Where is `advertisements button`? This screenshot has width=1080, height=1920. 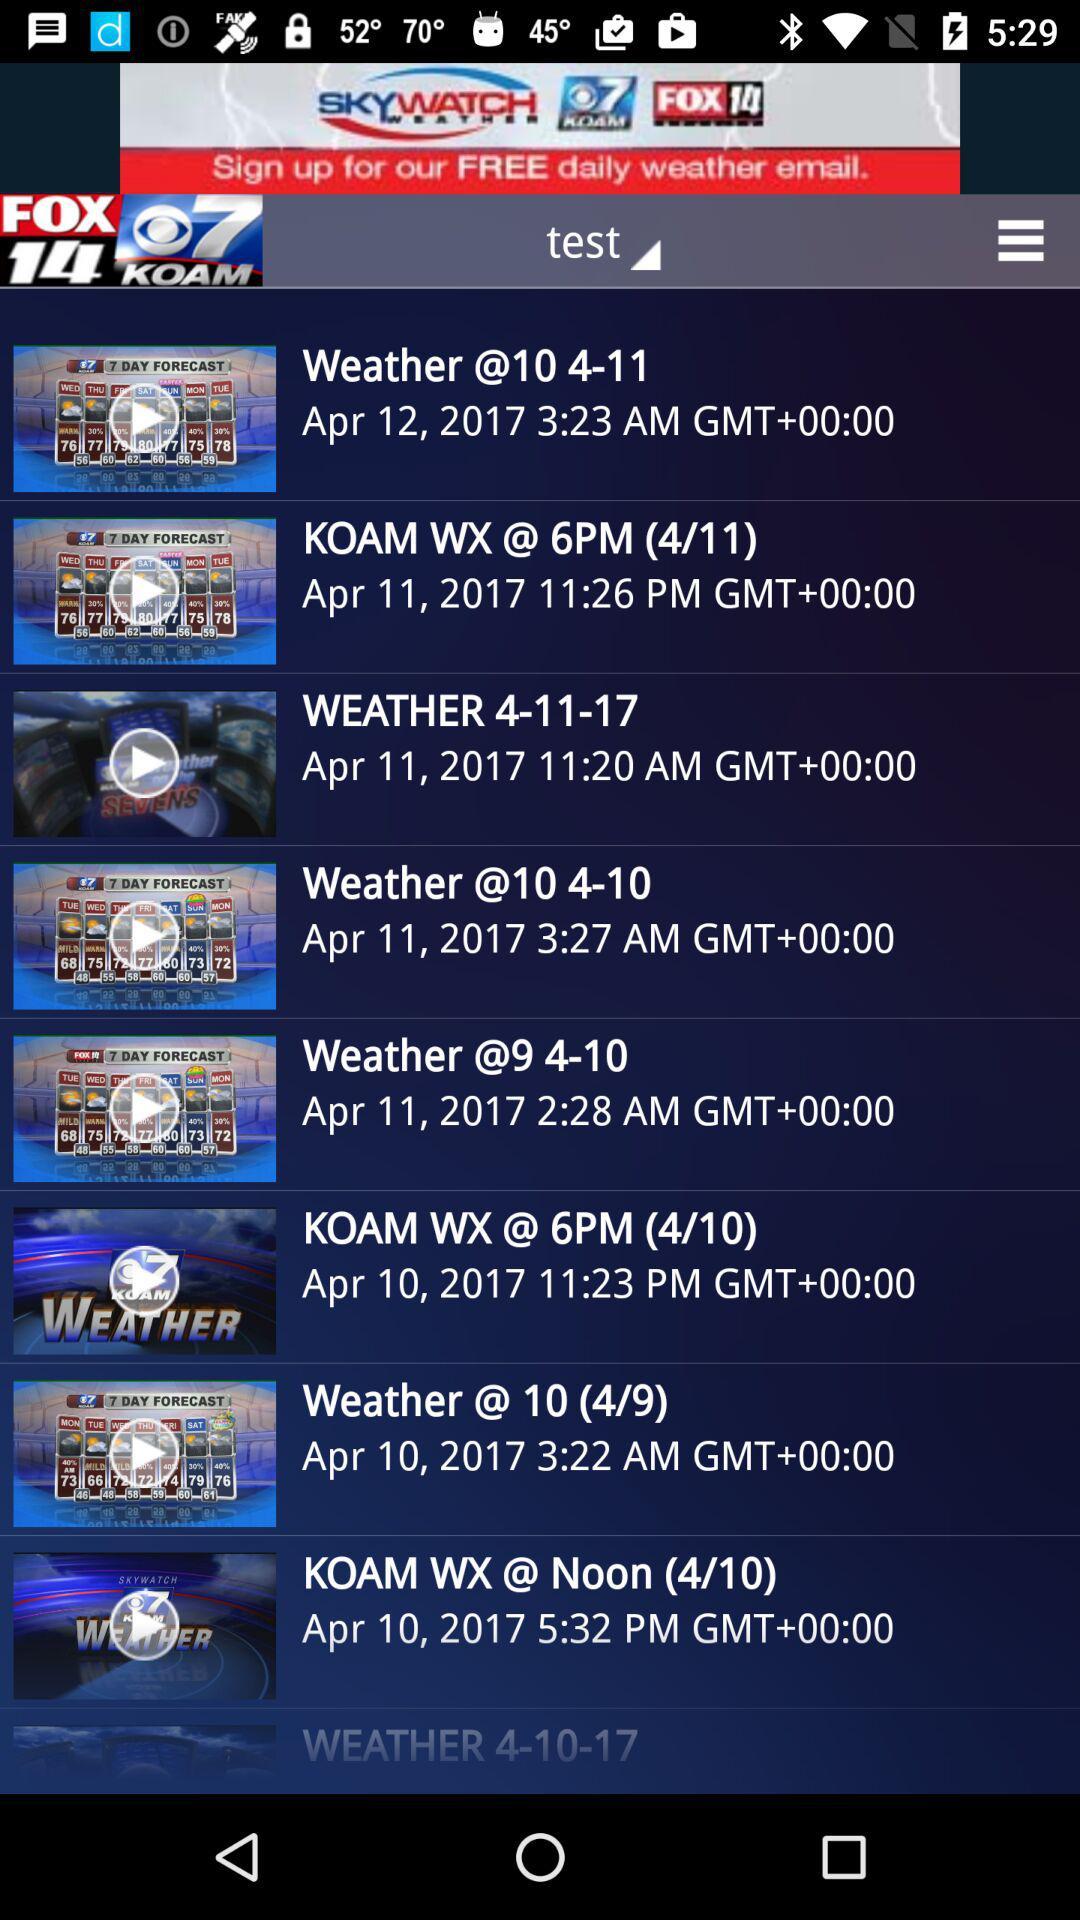 advertisements button is located at coordinates (131, 240).